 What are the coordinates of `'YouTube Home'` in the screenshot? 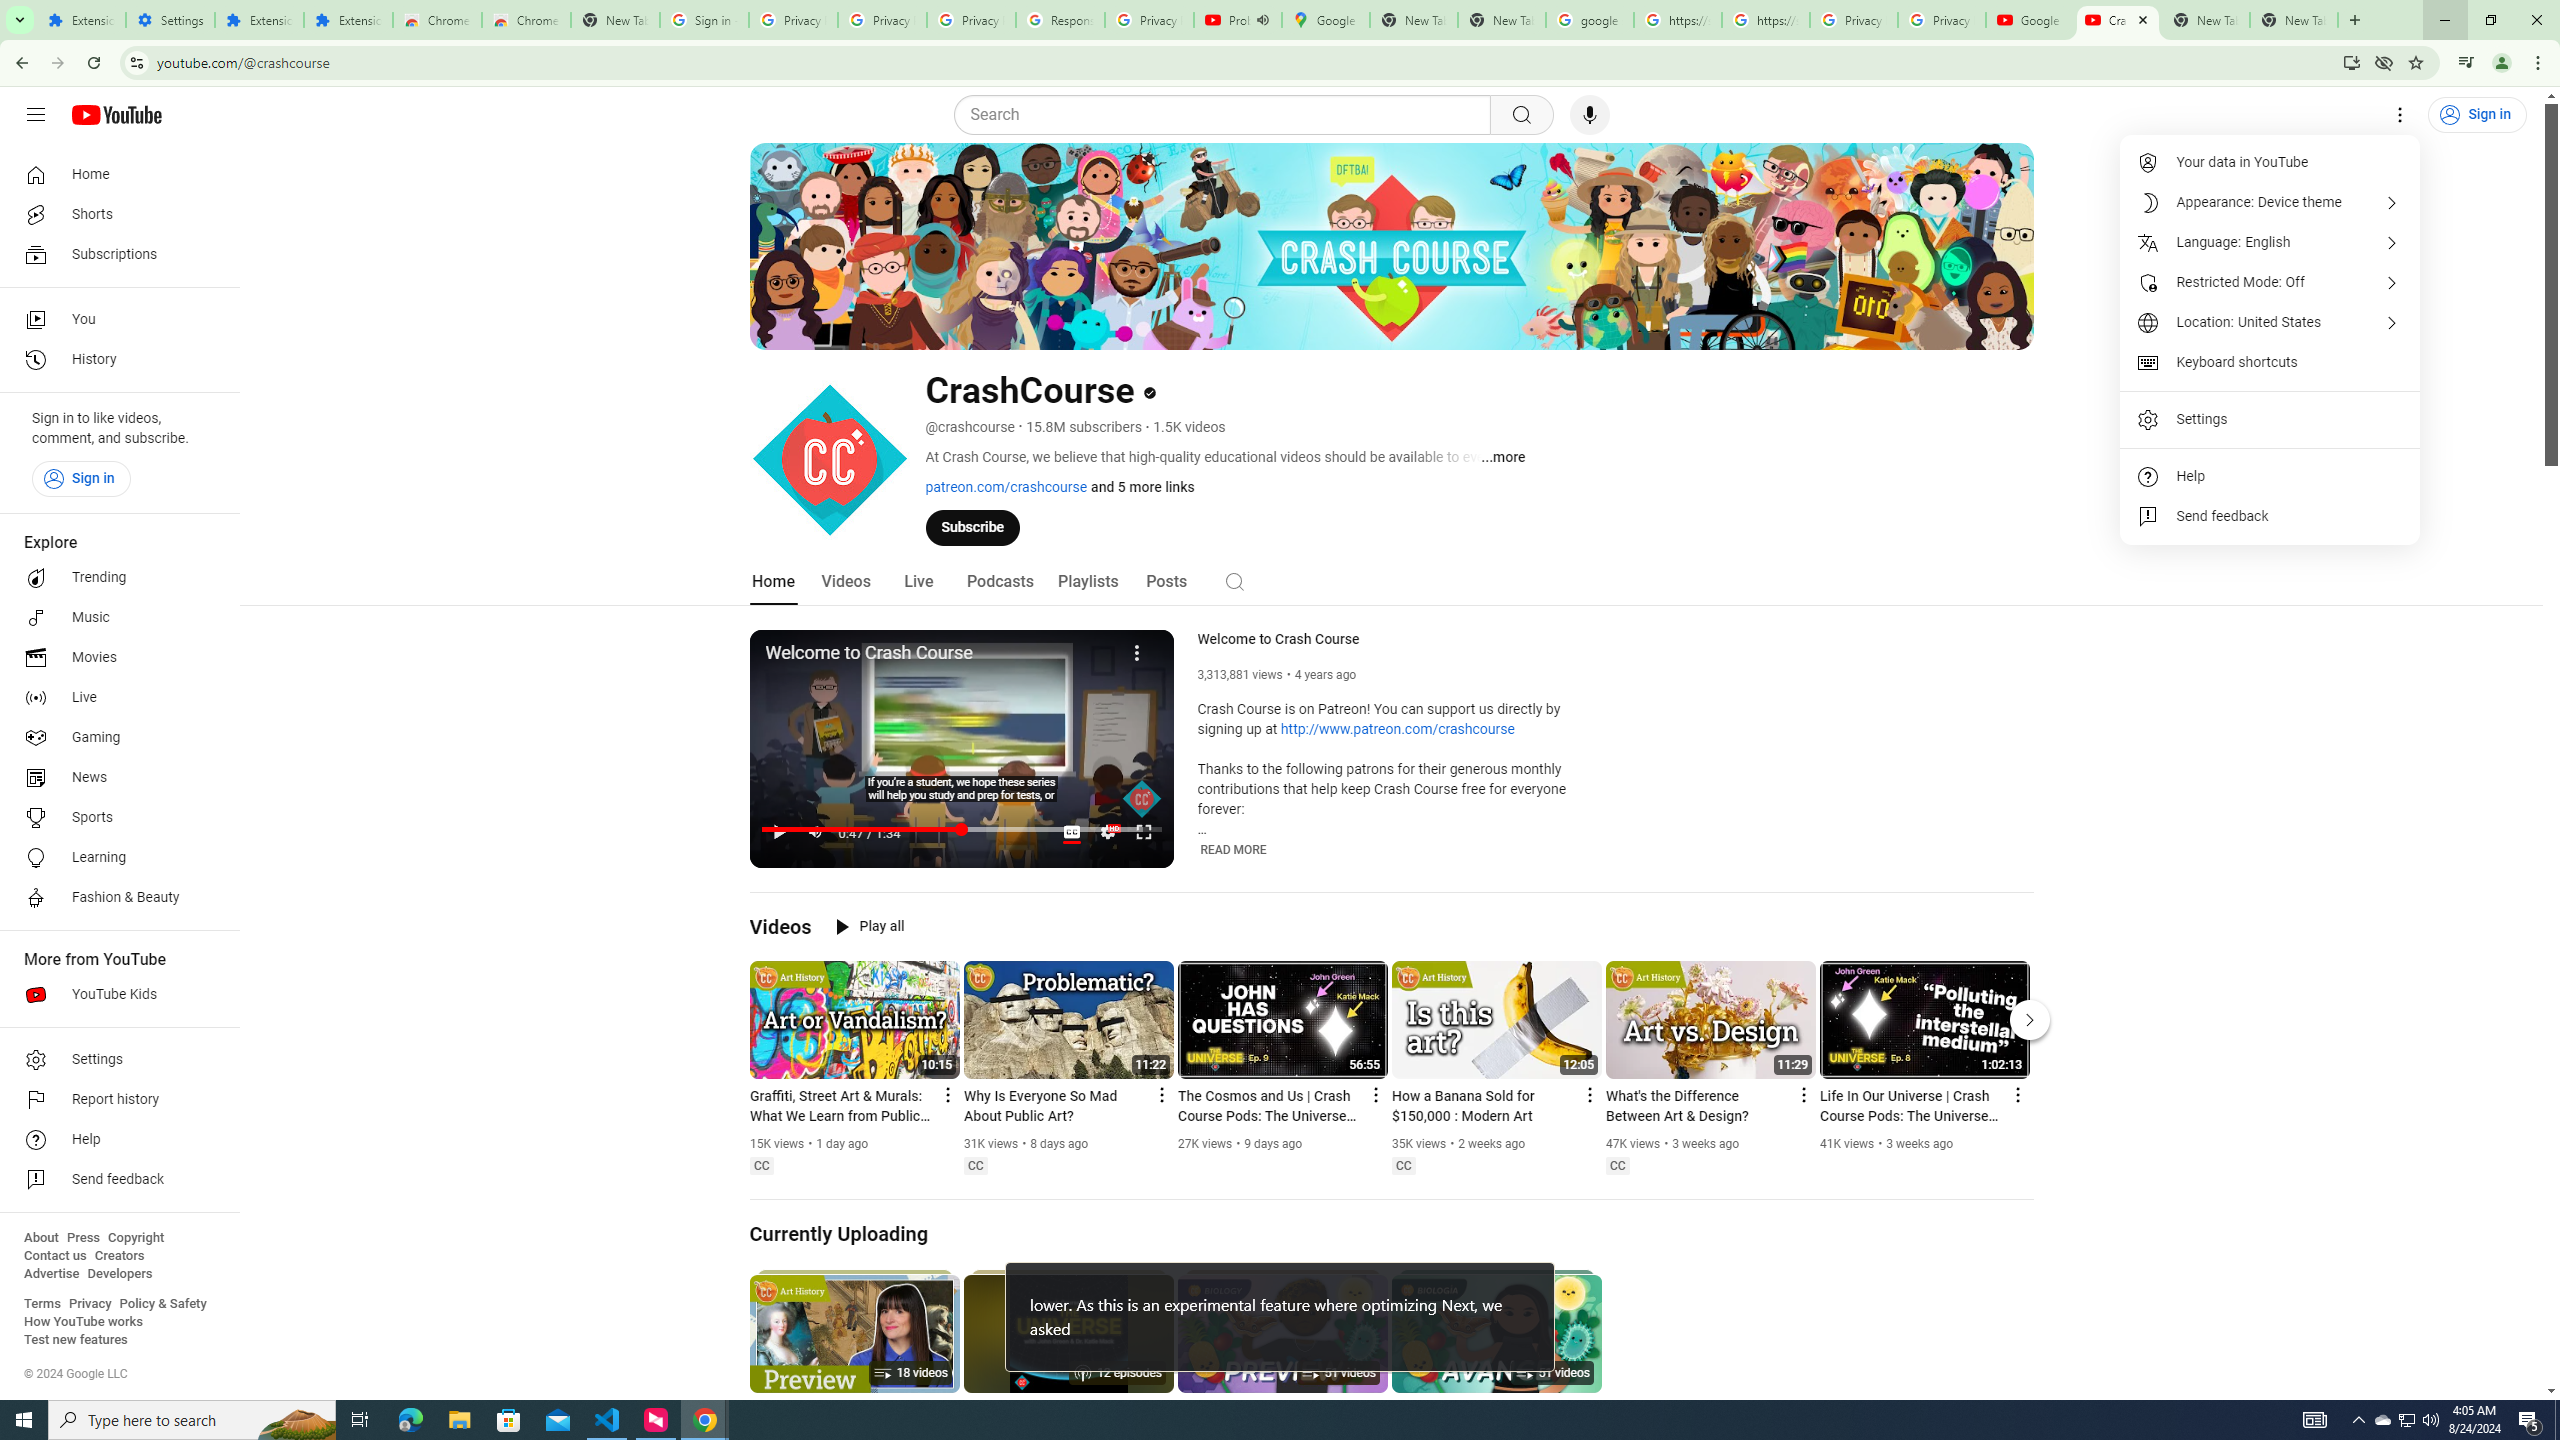 It's located at (115, 114).